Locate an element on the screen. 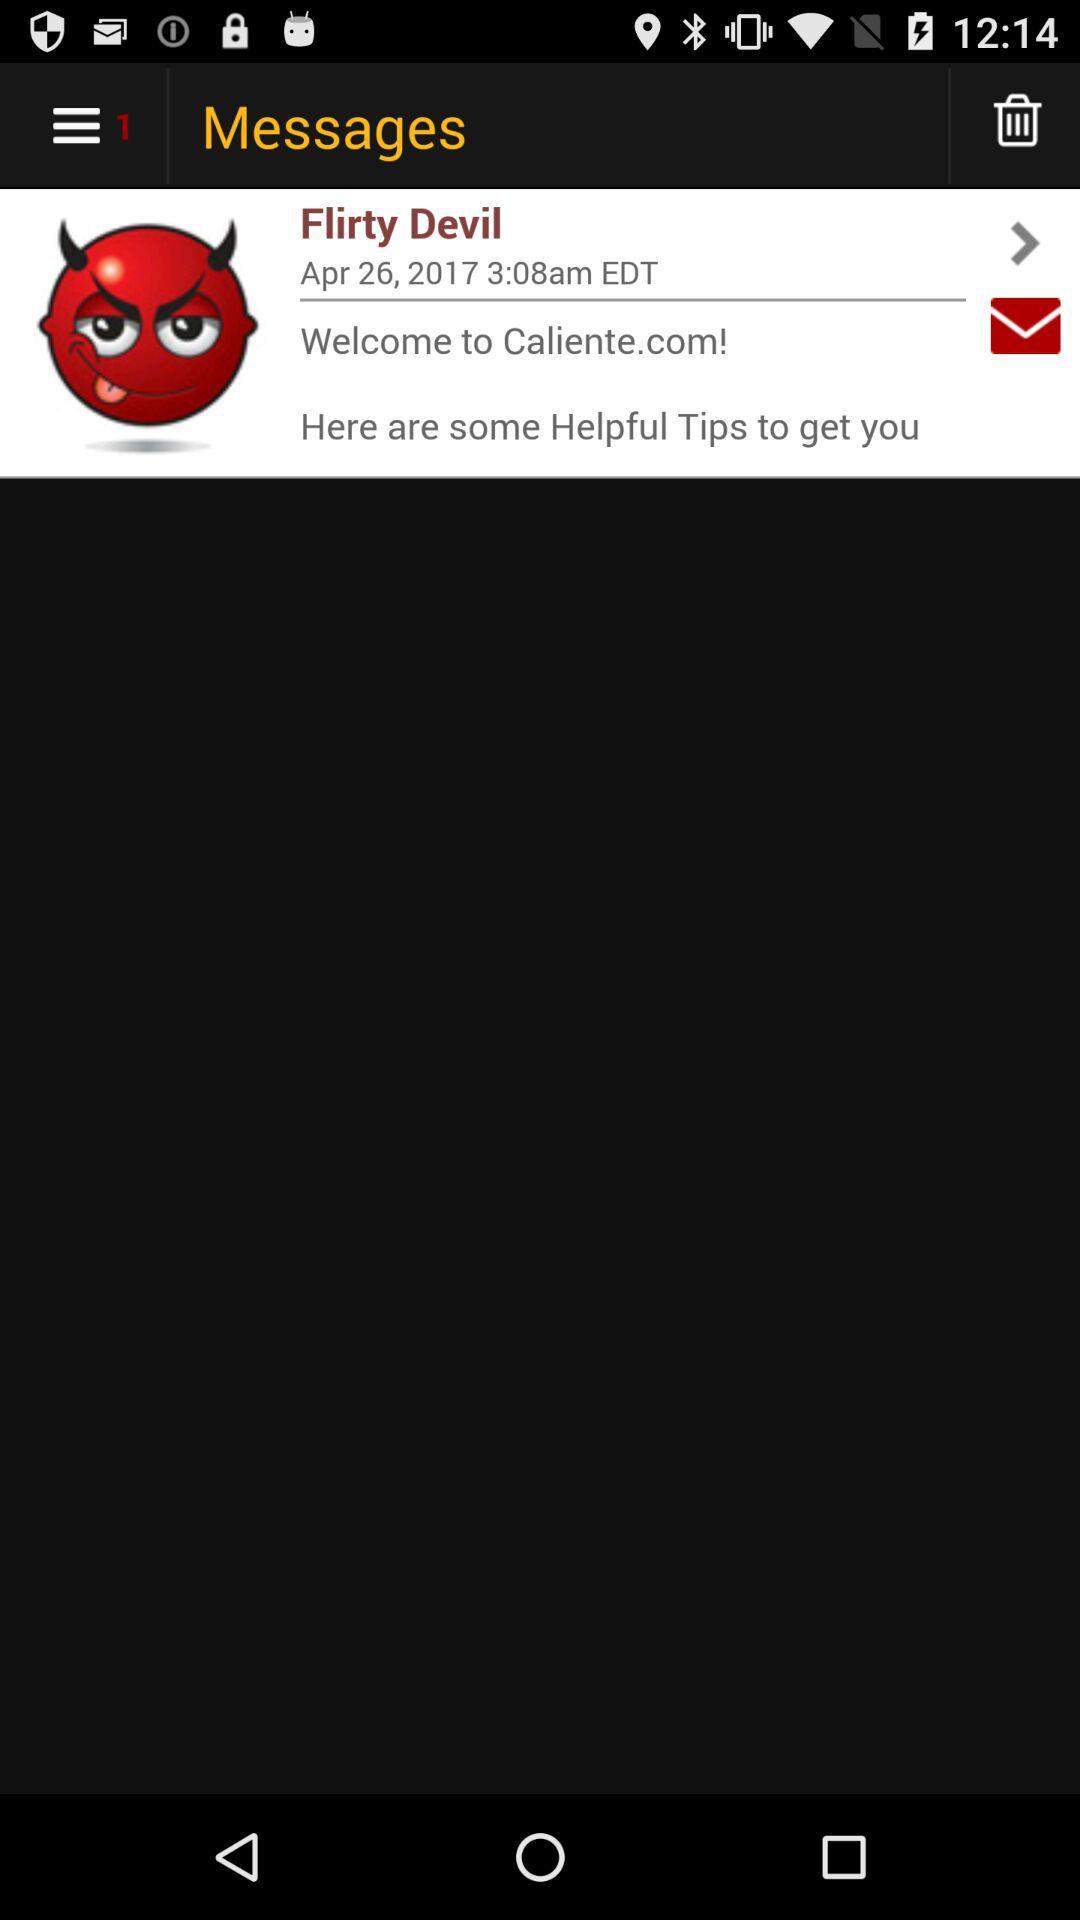 This screenshot has height=1920, width=1080. delete message is located at coordinates (1018, 124).